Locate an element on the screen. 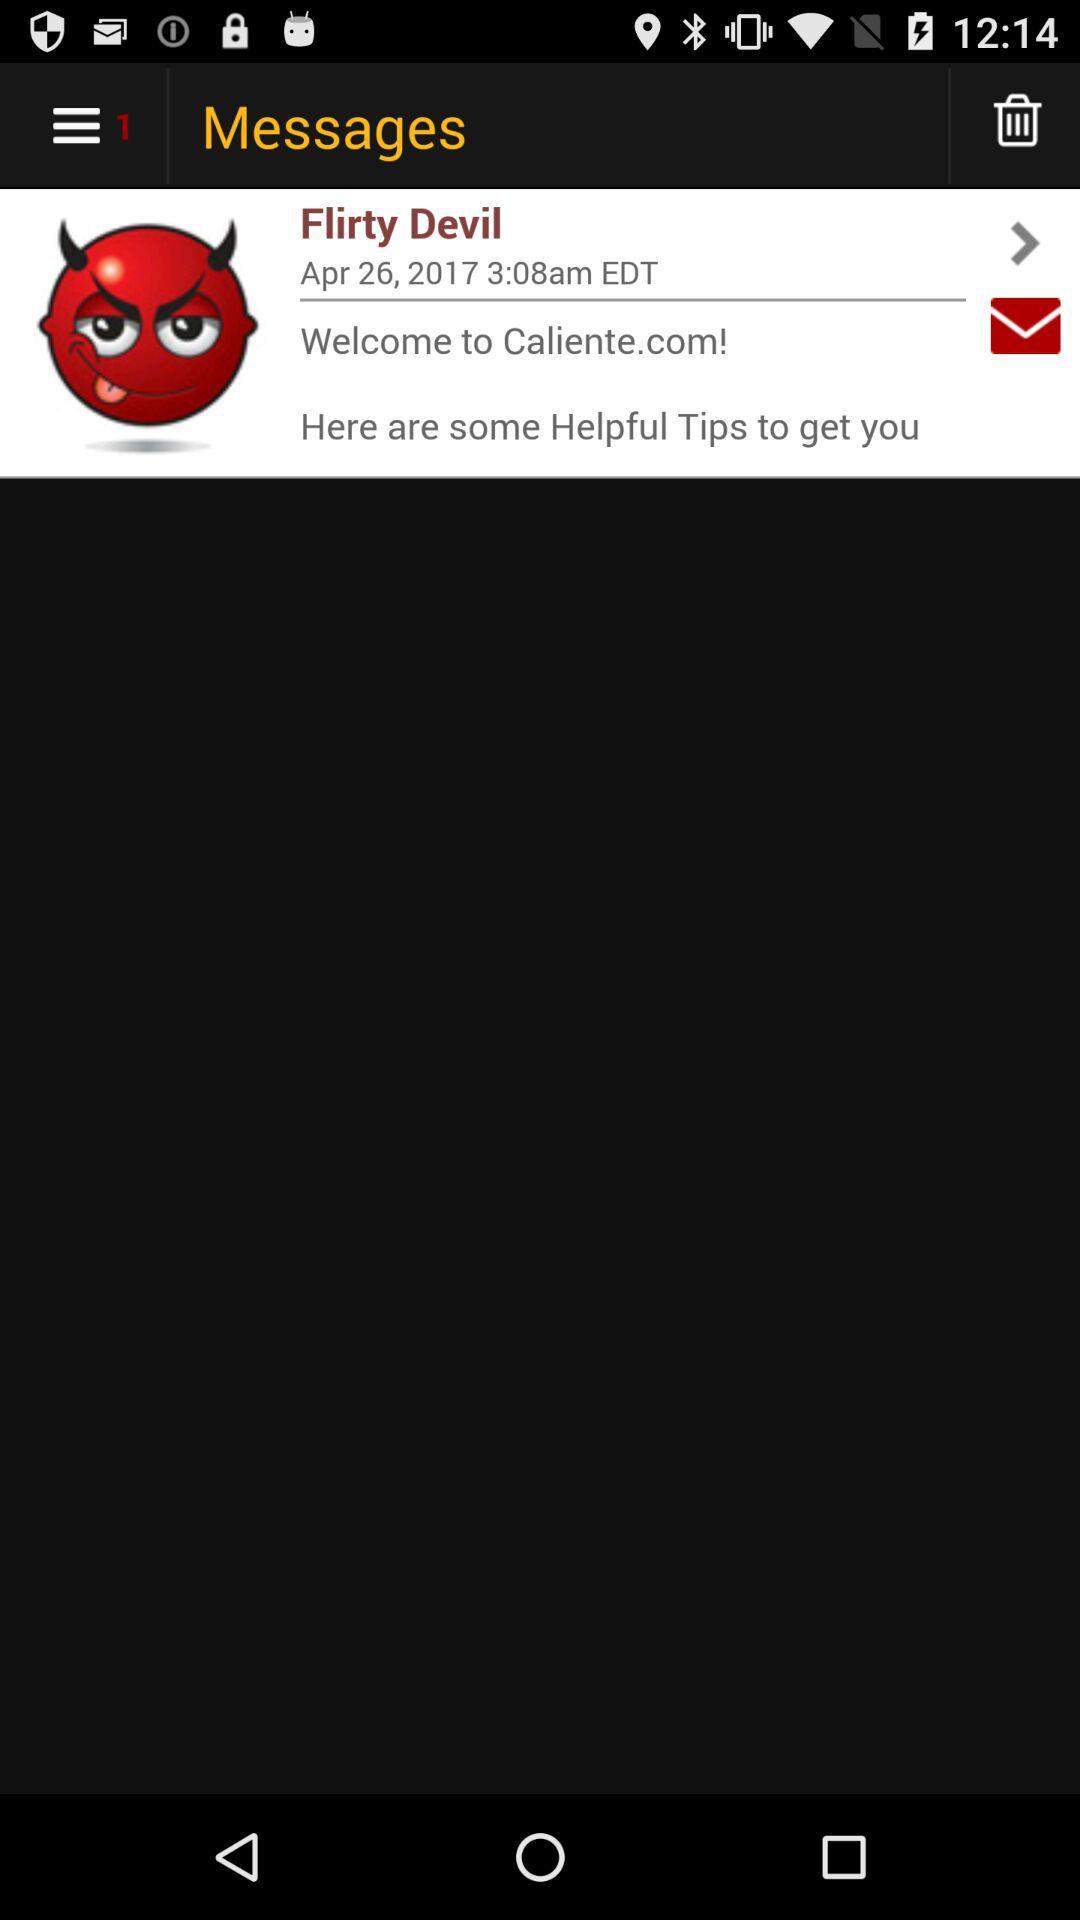 This screenshot has height=1920, width=1080. delete message is located at coordinates (1018, 124).